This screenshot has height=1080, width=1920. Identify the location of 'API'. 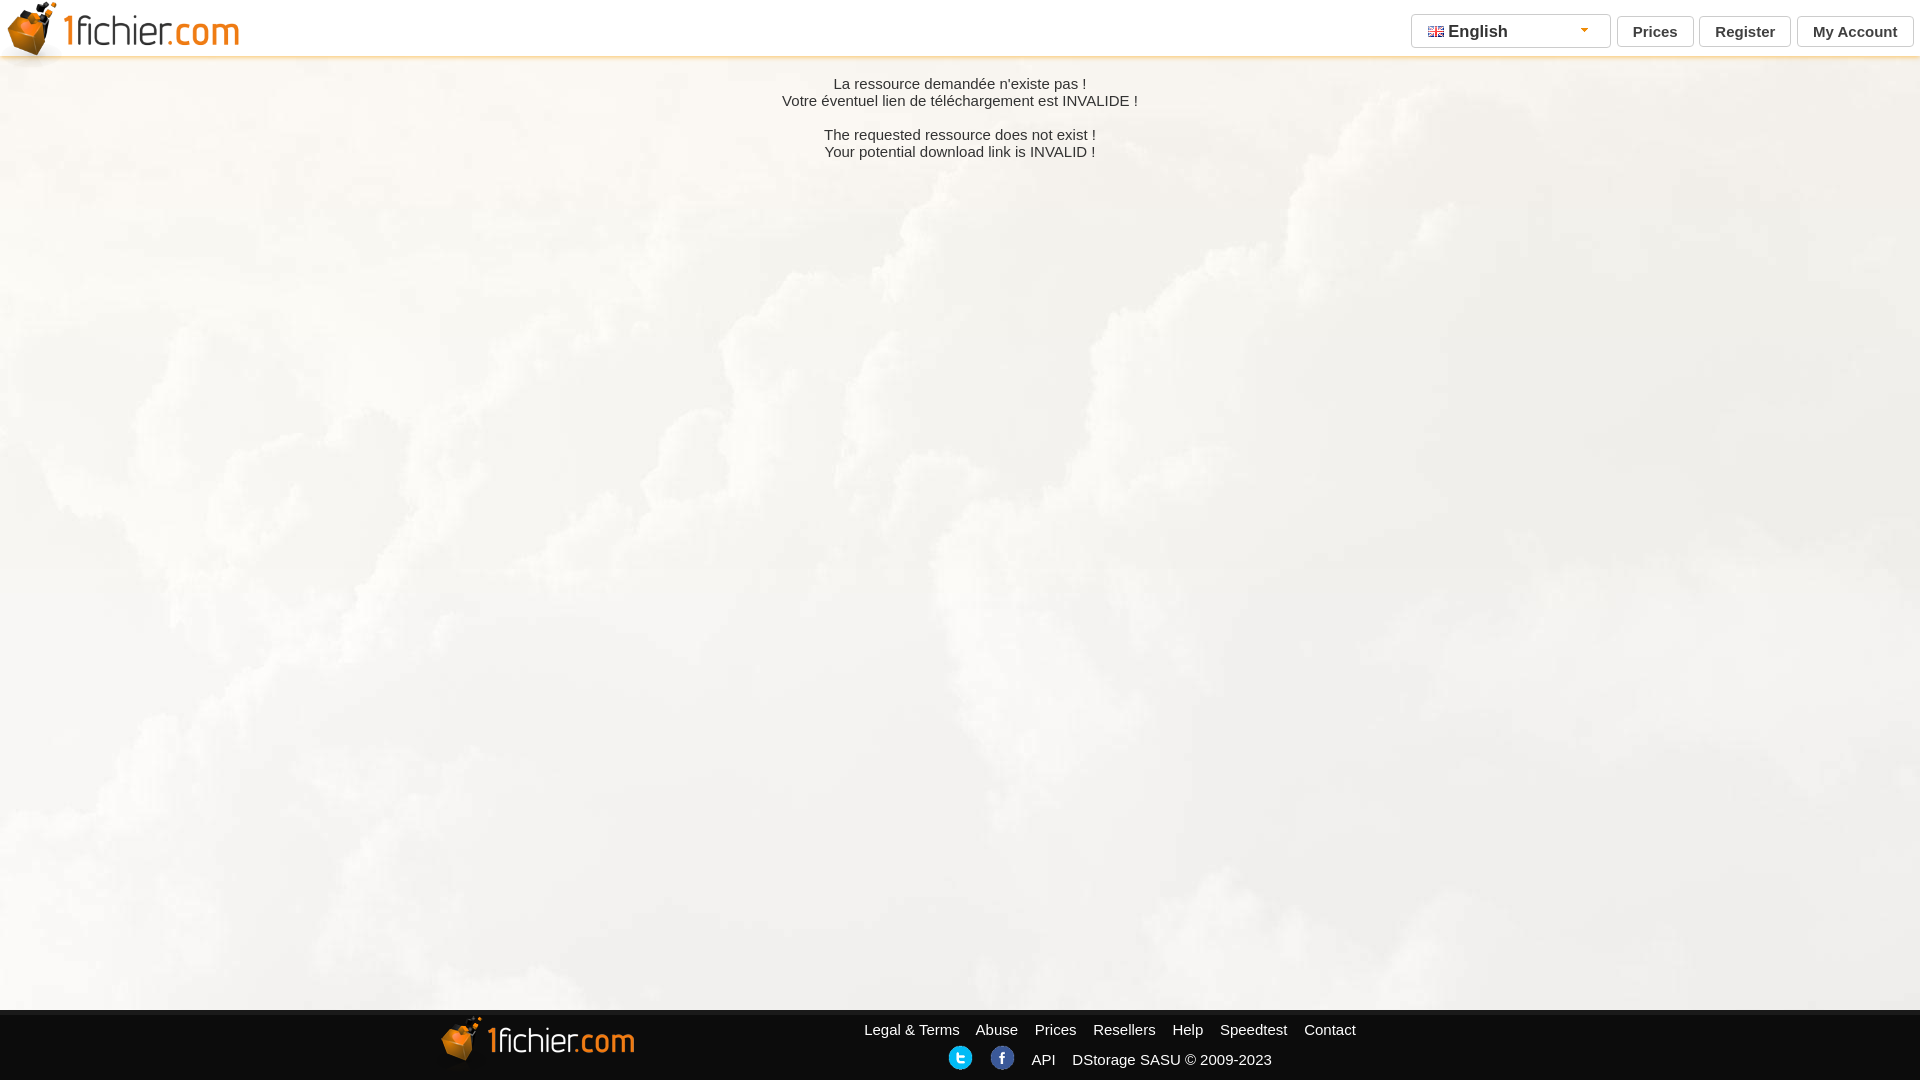
(1041, 1058).